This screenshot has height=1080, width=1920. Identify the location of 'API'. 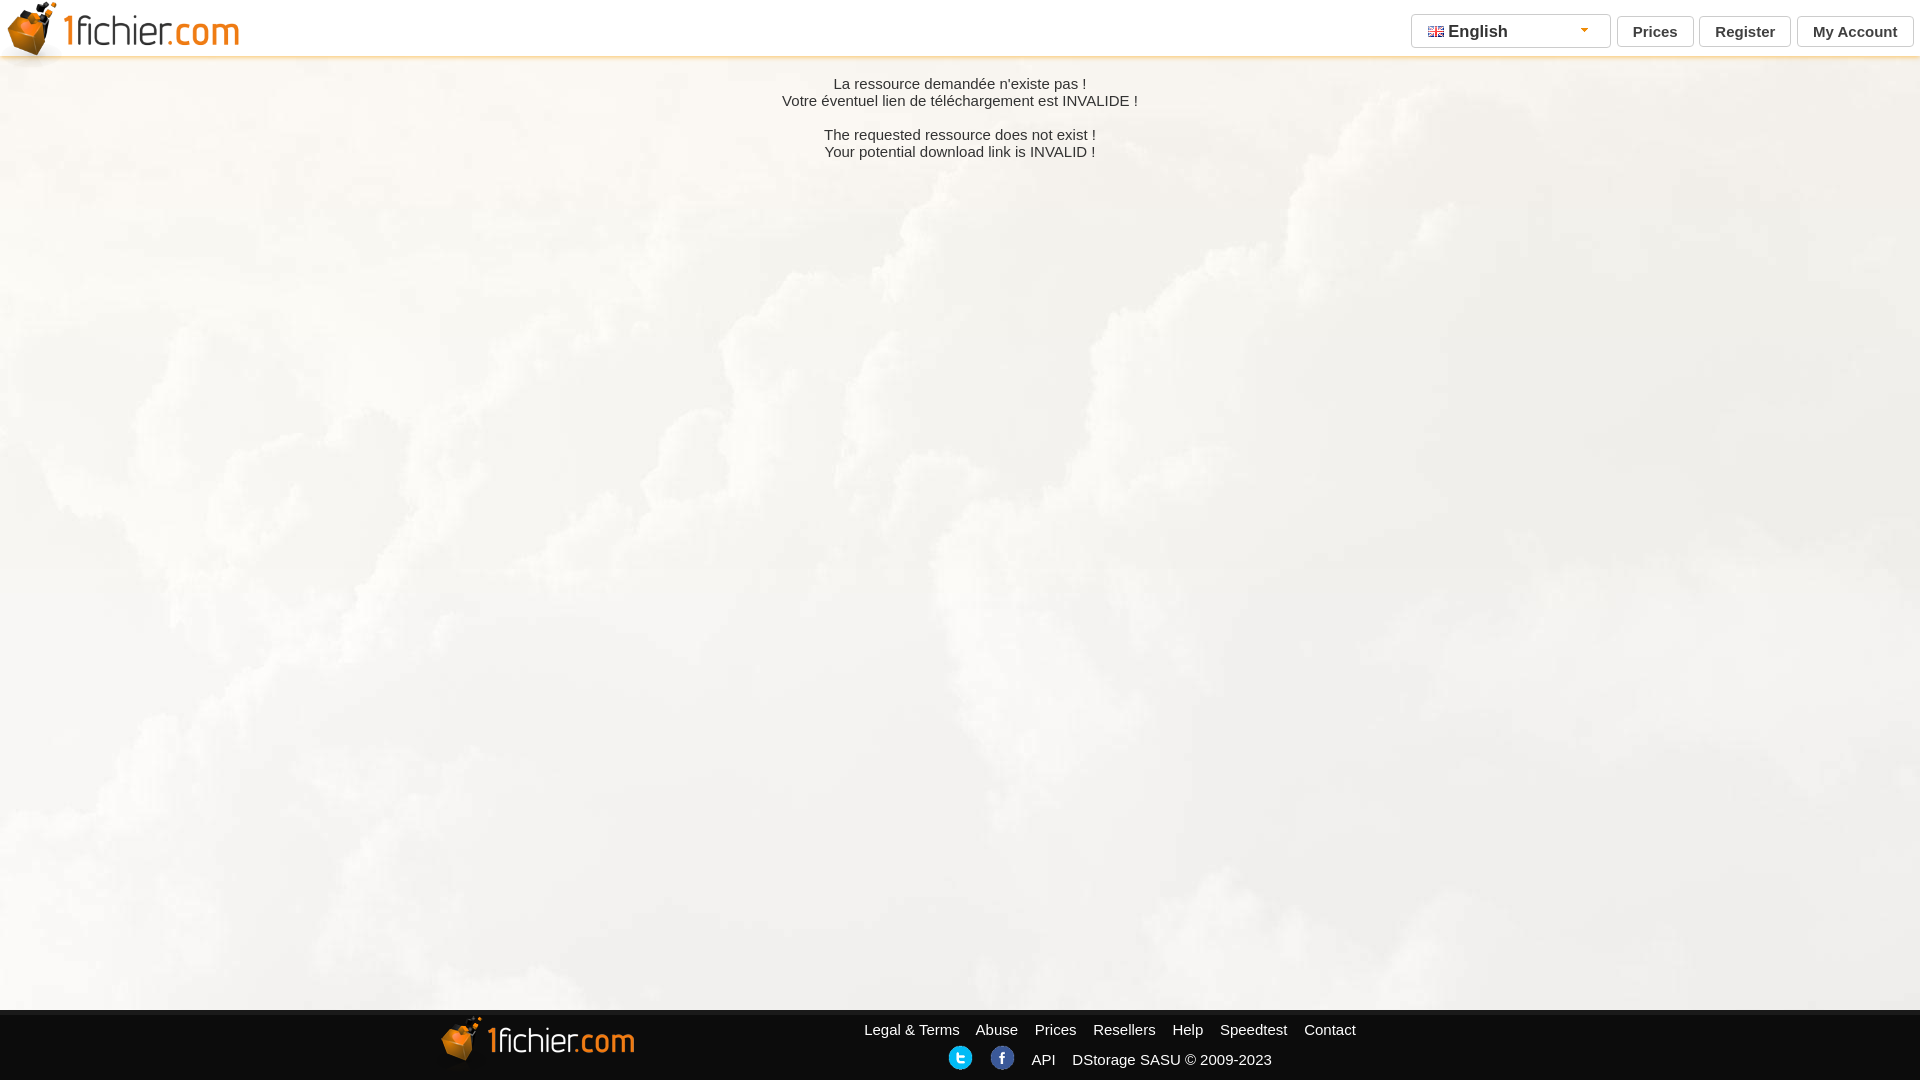
(1041, 1058).